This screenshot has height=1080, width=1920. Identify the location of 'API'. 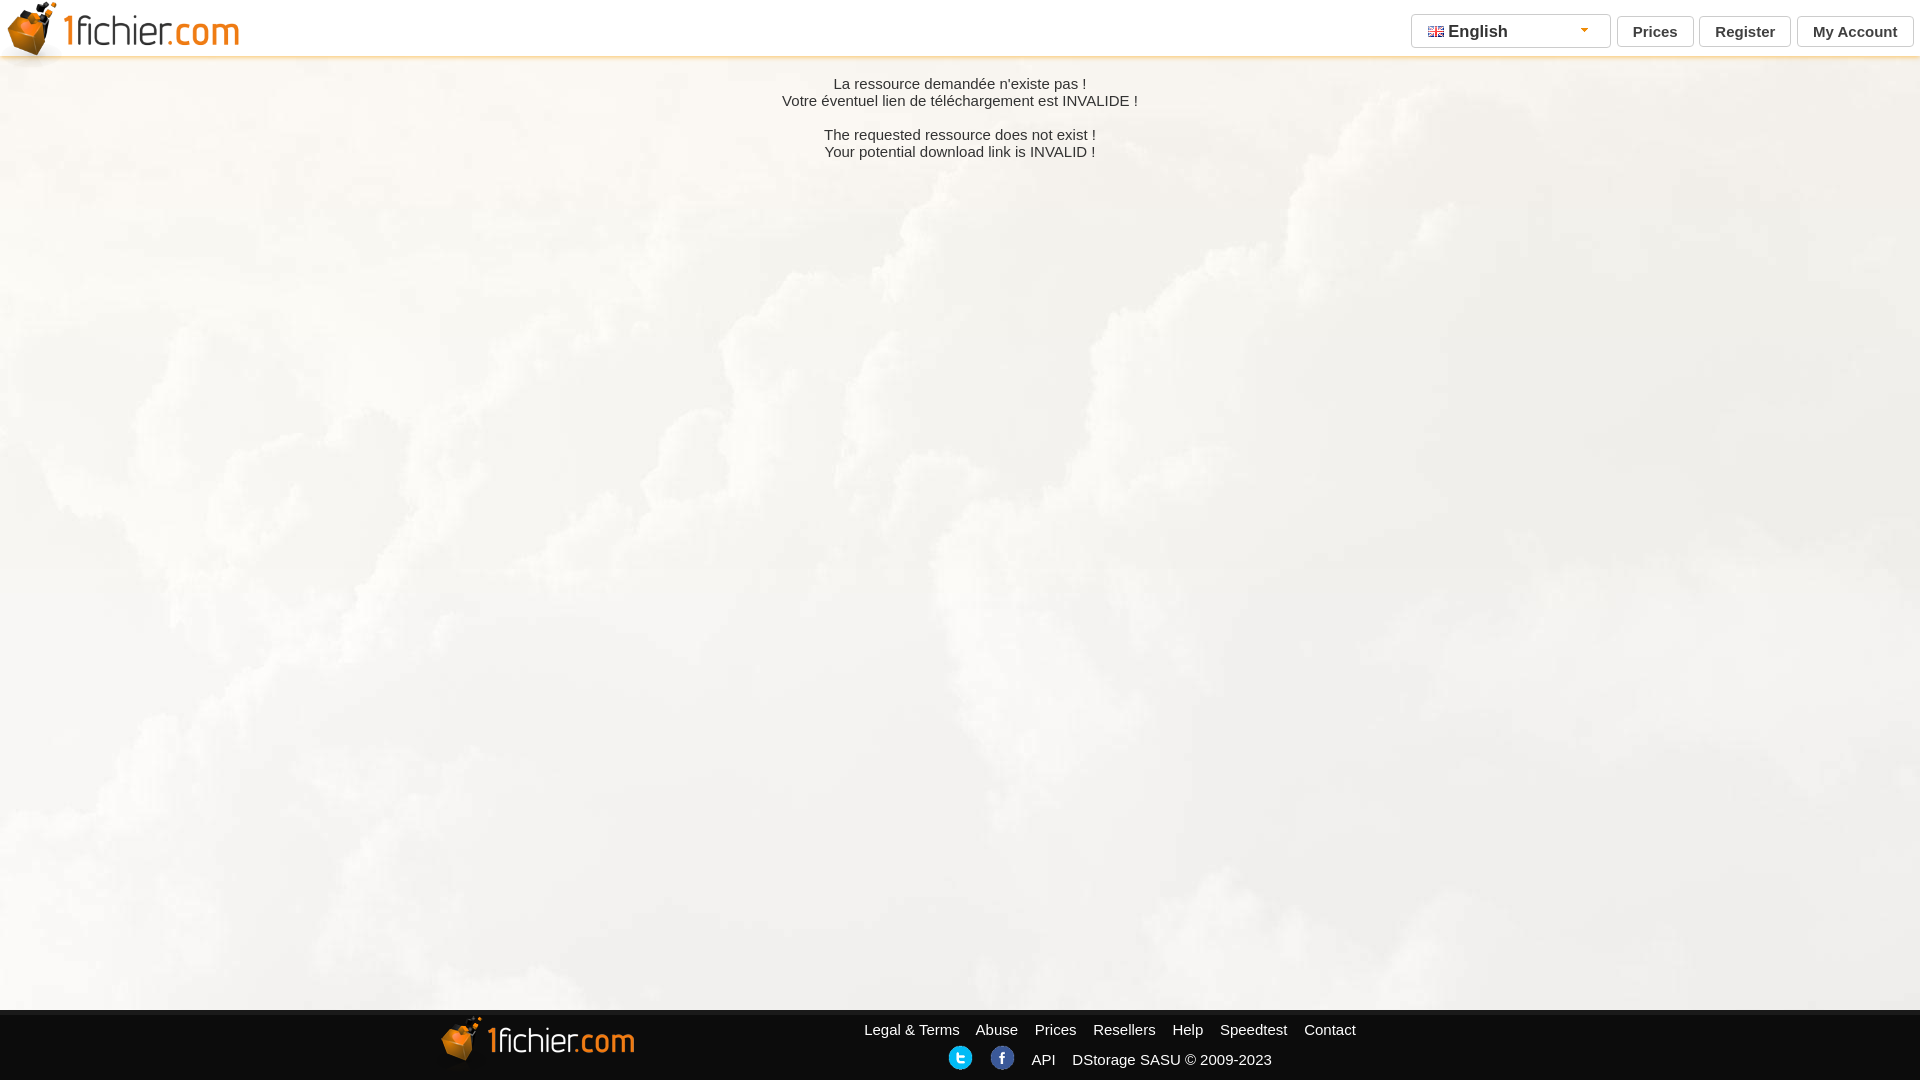
(1041, 1058).